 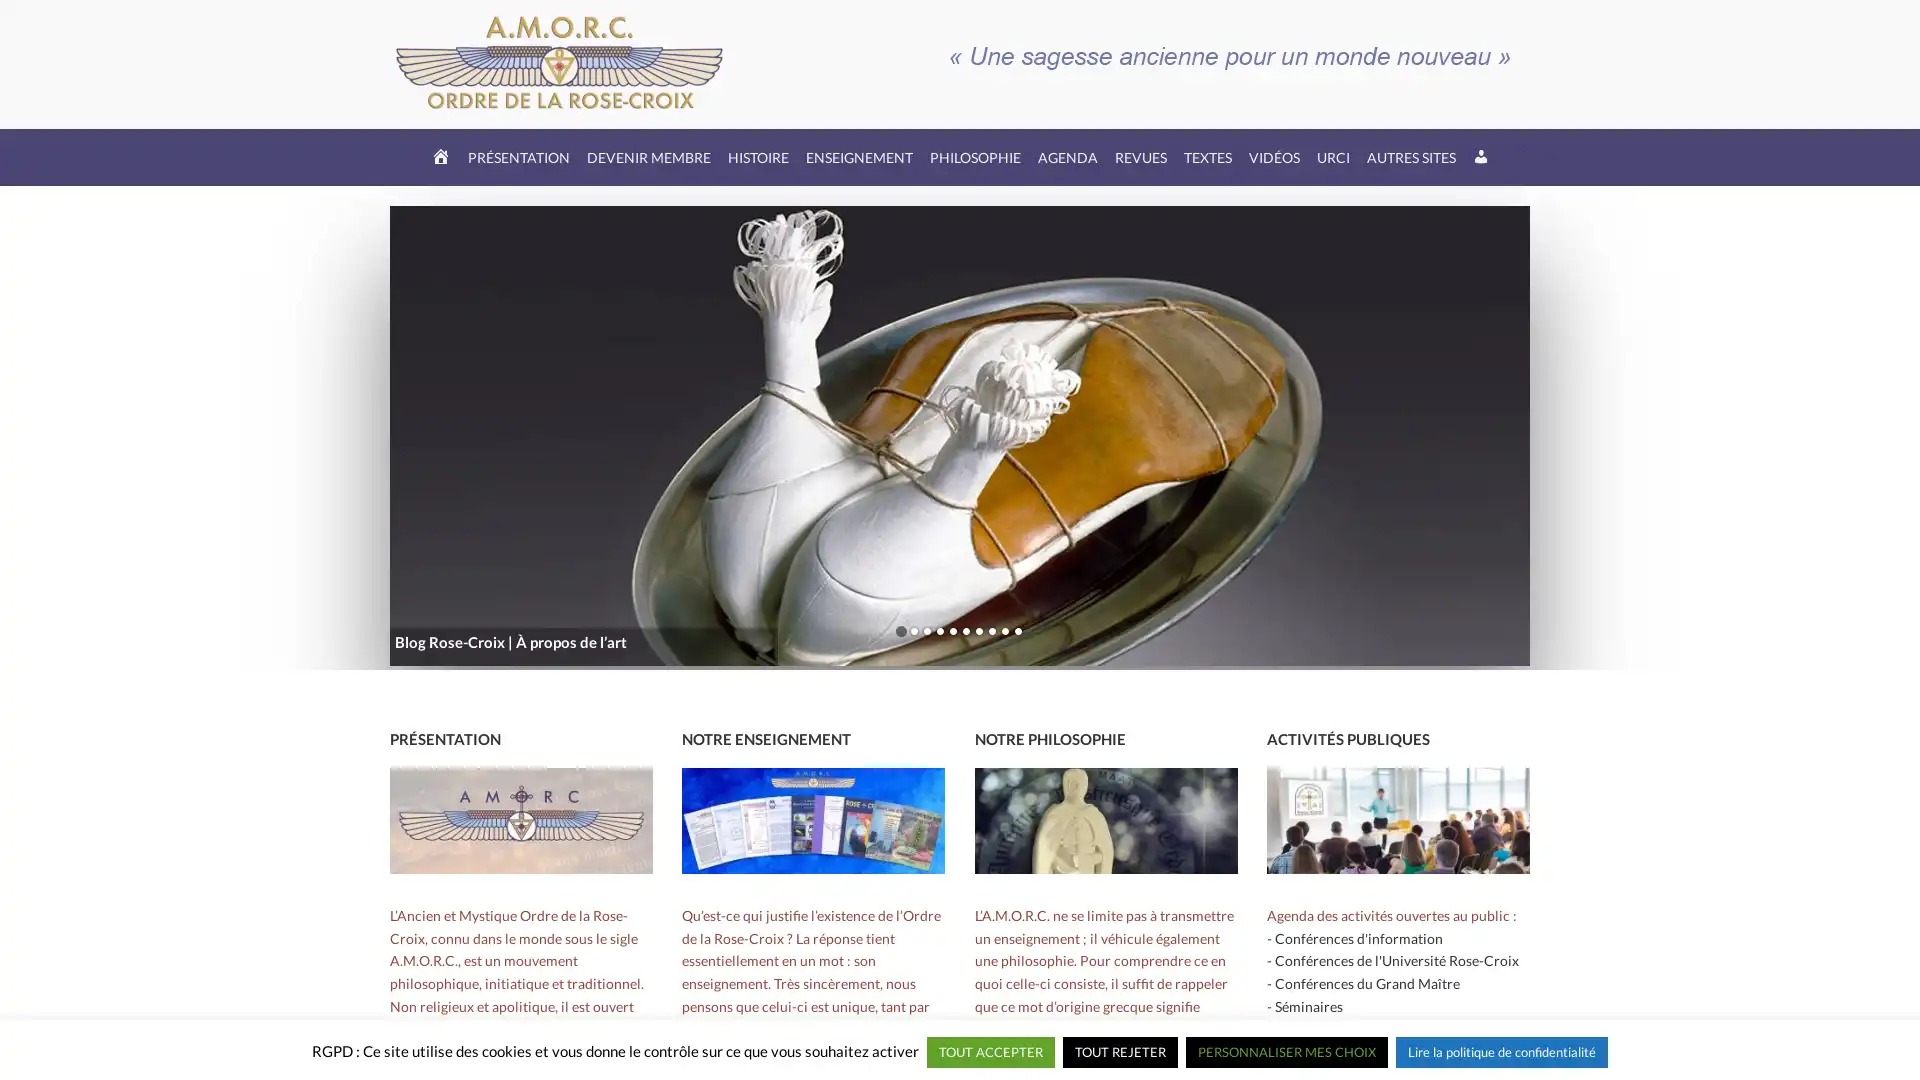 I want to click on TOUT ACCEPTER, so click(x=990, y=1051).